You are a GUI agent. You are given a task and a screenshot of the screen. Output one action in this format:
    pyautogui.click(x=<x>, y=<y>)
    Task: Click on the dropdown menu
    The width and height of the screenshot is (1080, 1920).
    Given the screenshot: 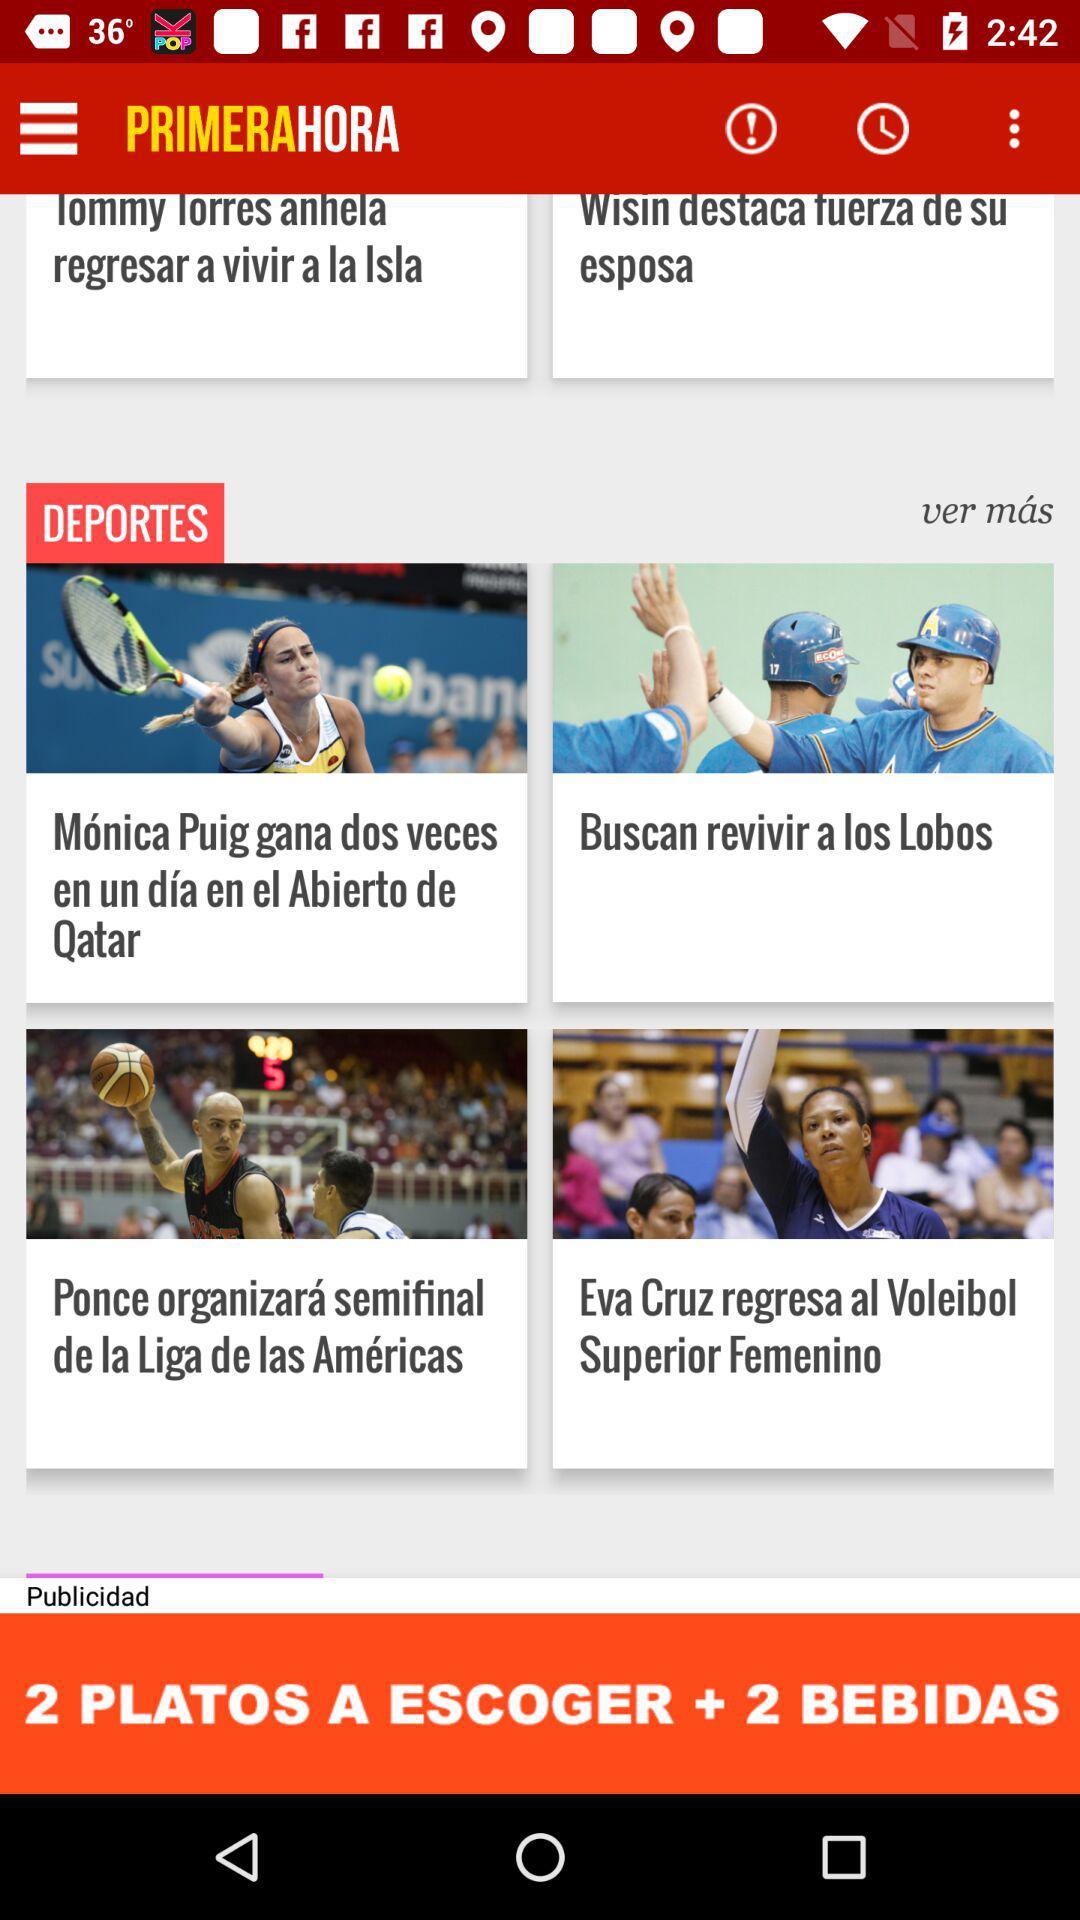 What is the action you would take?
    pyautogui.click(x=47, y=127)
    